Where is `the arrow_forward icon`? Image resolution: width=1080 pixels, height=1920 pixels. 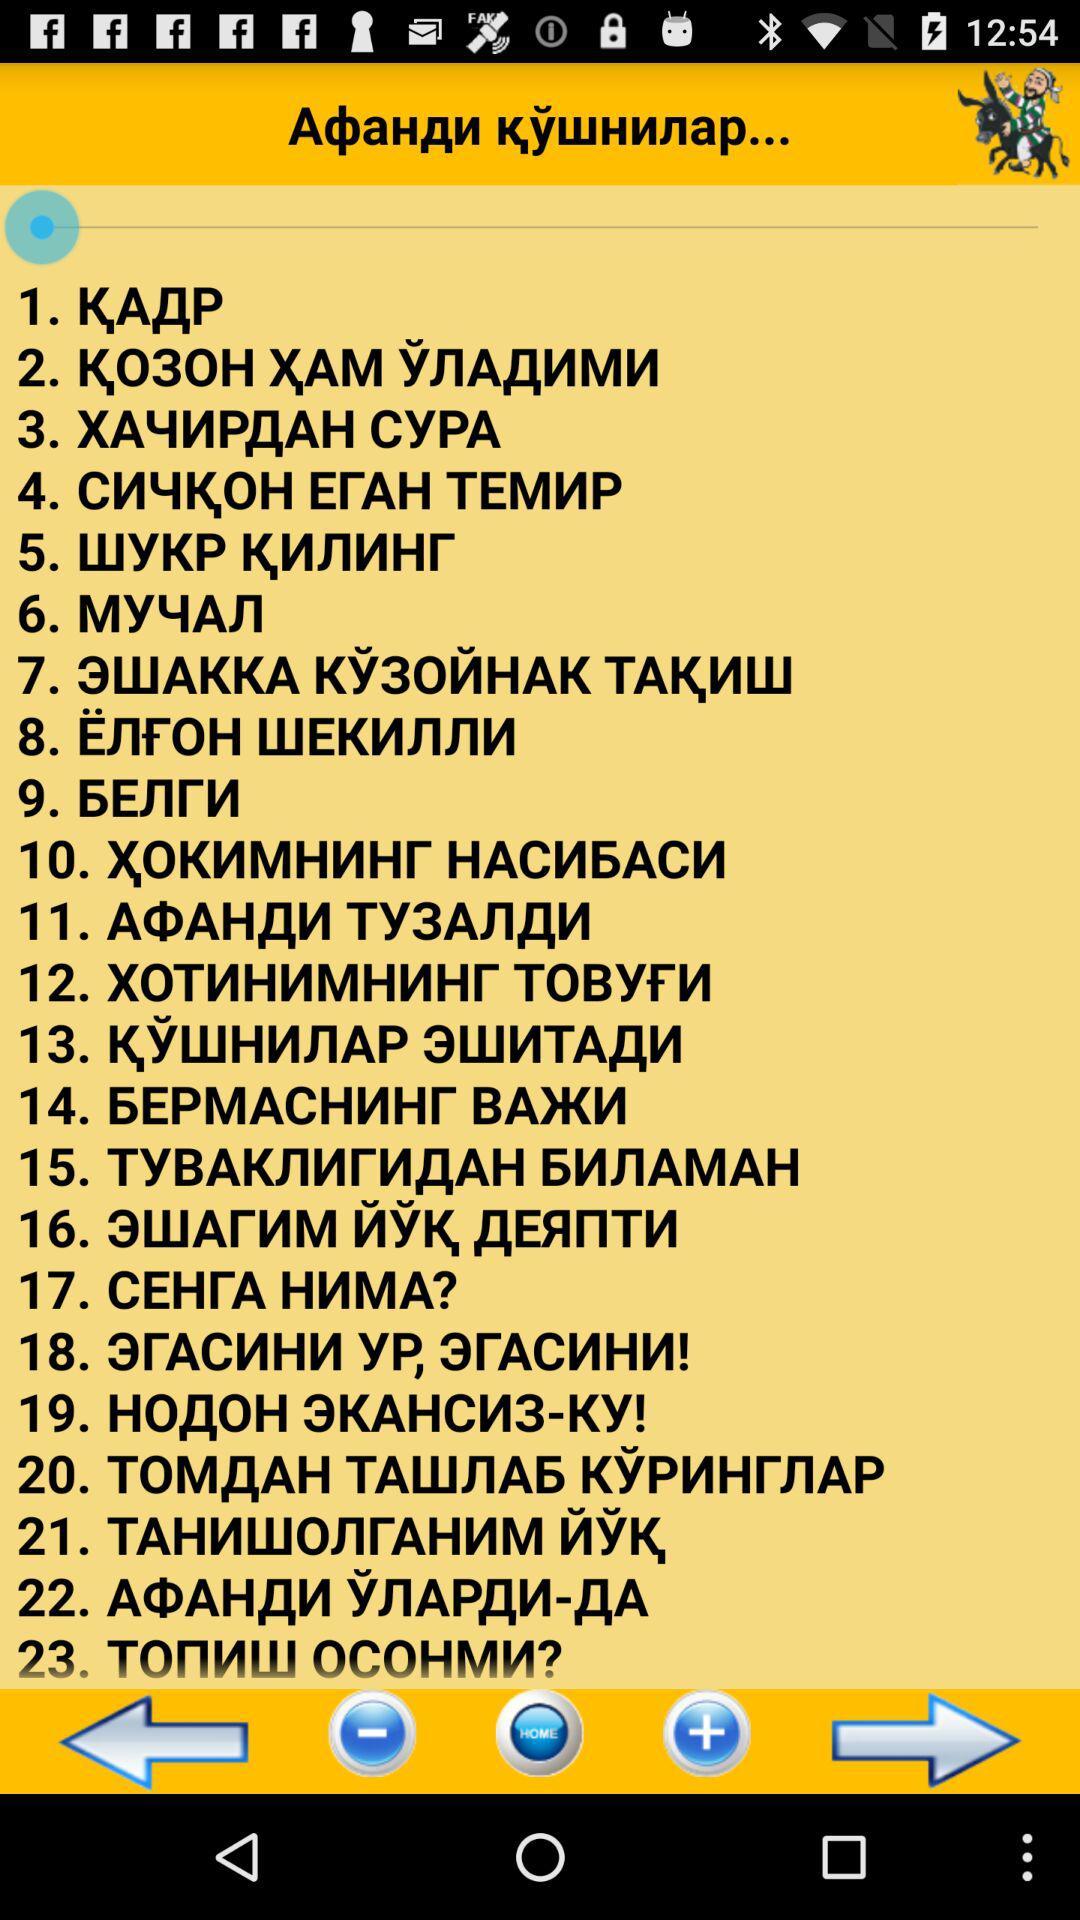 the arrow_forward icon is located at coordinates (935, 1862).